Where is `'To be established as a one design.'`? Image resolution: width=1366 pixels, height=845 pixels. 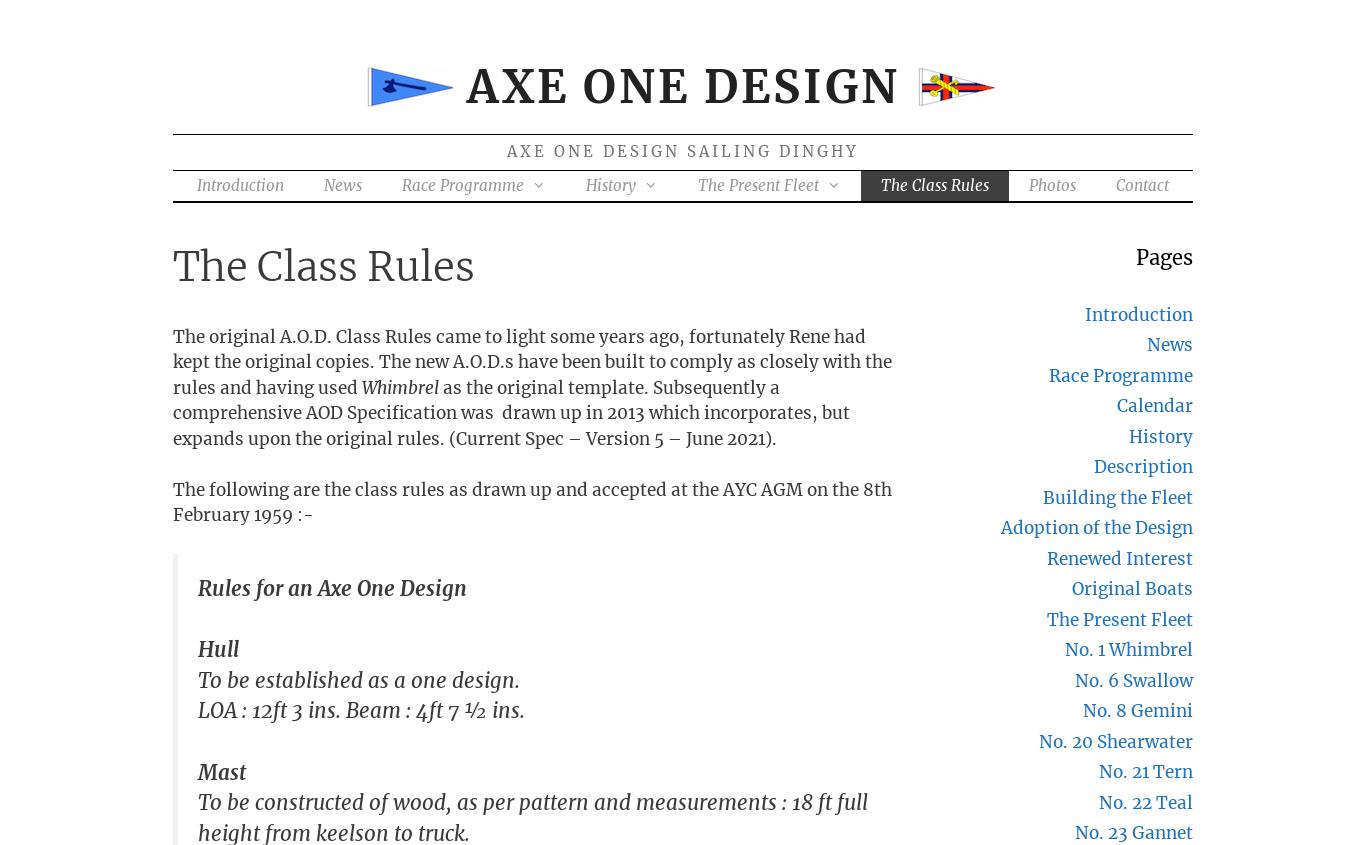 'To be established as a one design.' is located at coordinates (357, 678).